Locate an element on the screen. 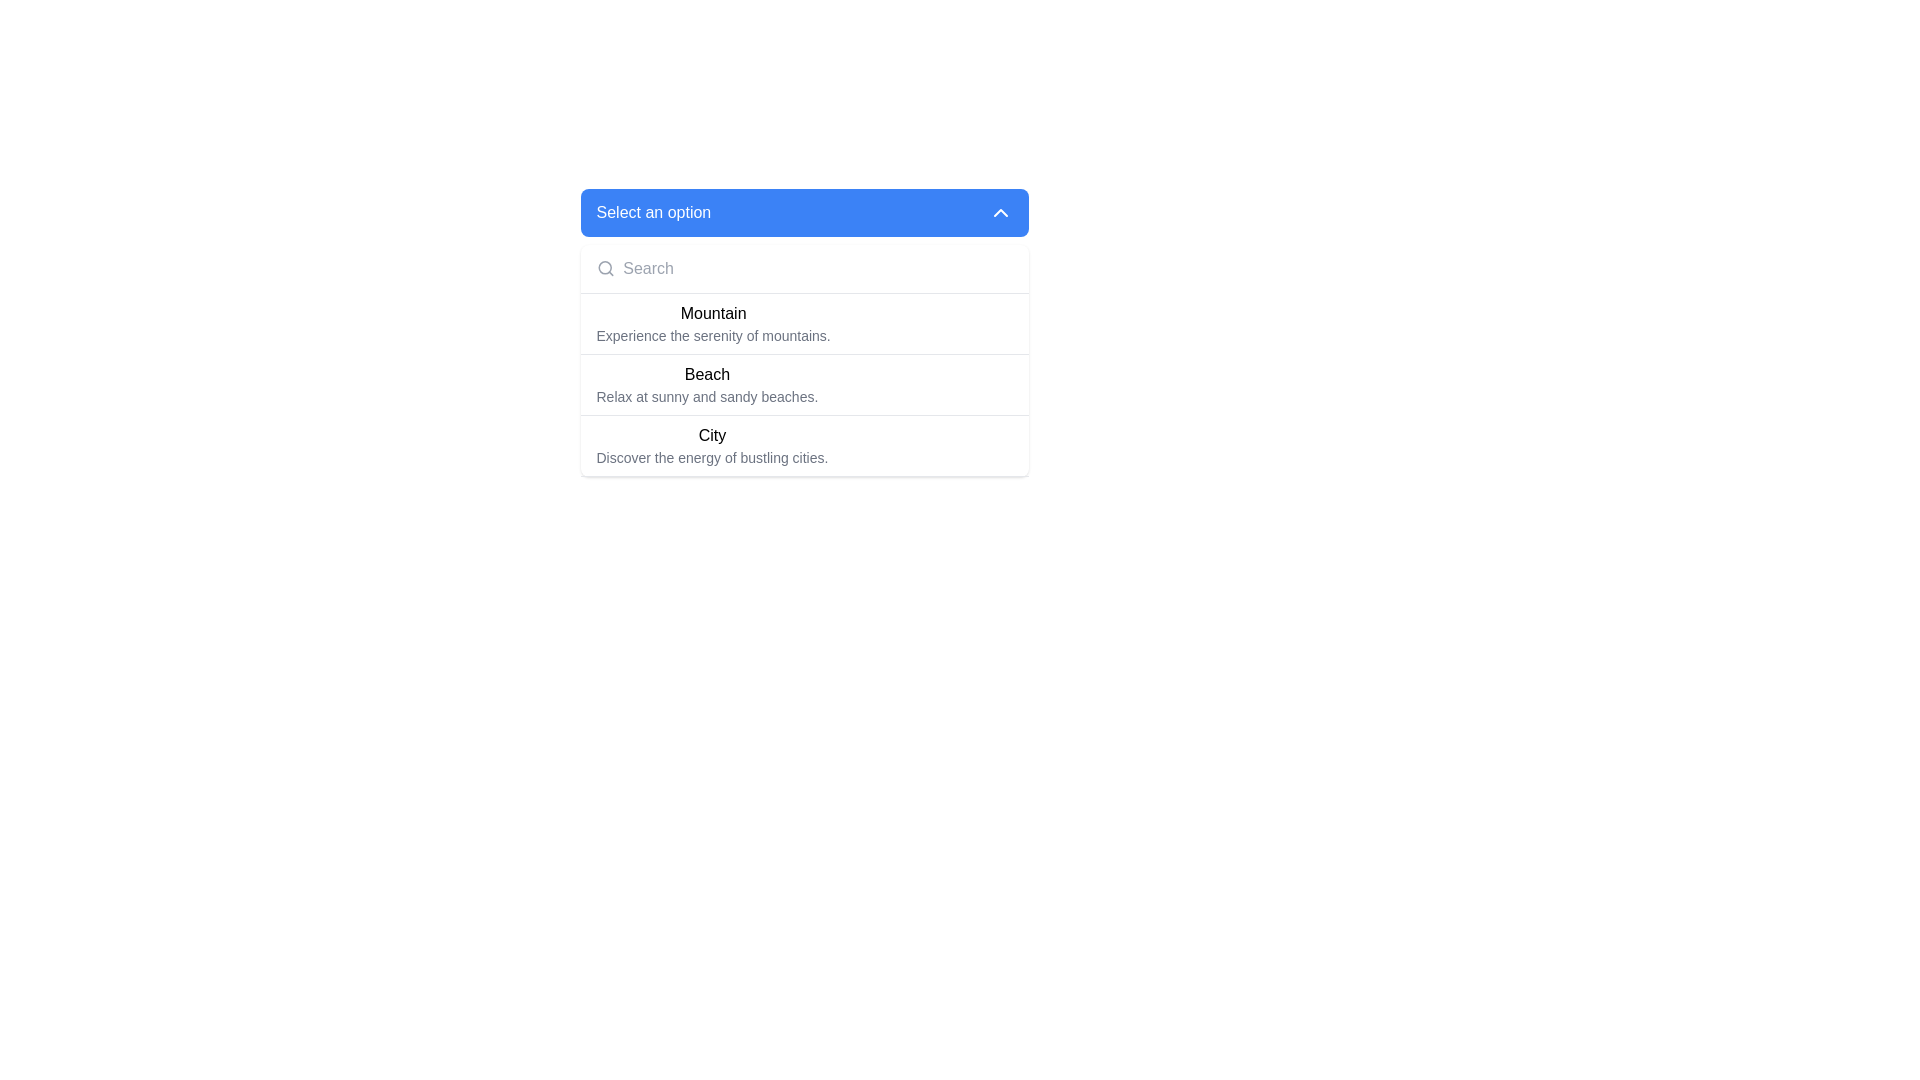  the upward-pointing chevron icon, which is a white-stroked indicator for dropdown functionality on the right side of the 'Select an option' button is located at coordinates (999, 212).